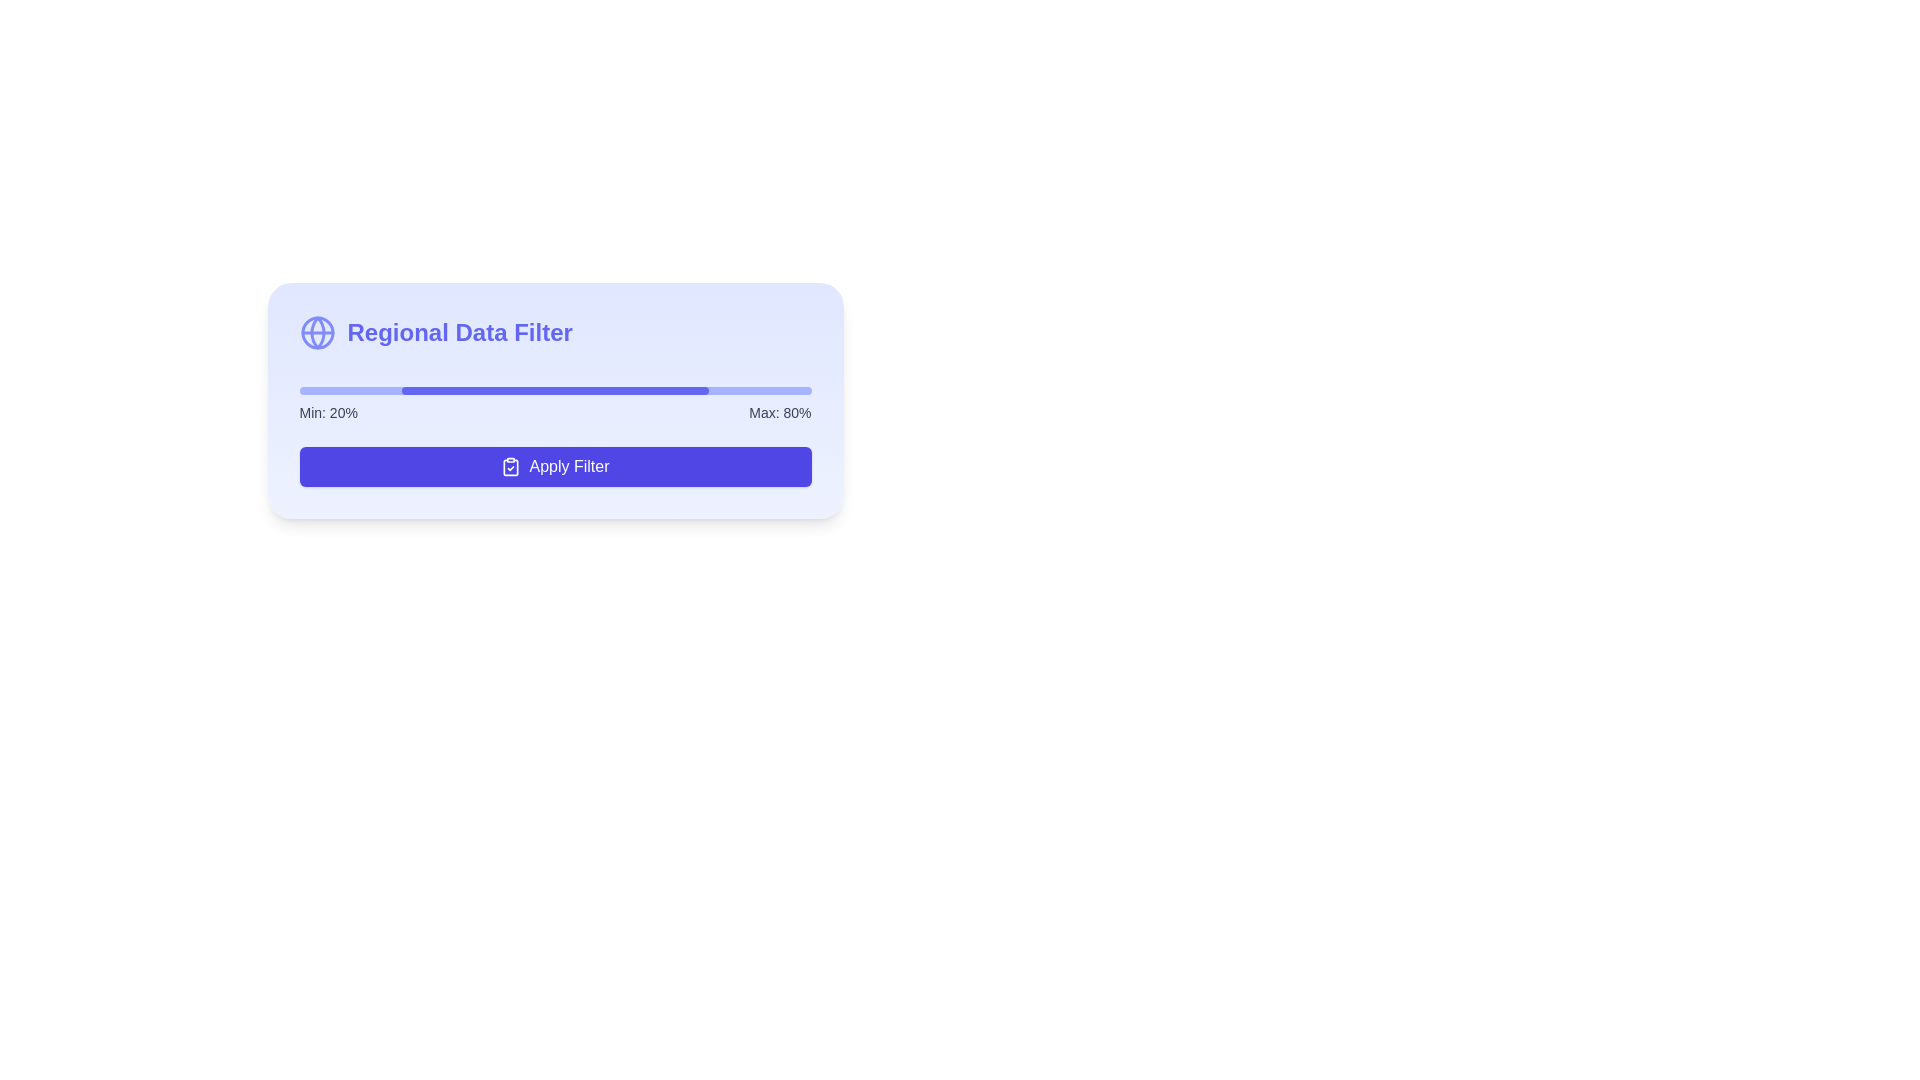 This screenshot has height=1080, width=1920. Describe the element at coordinates (673, 390) in the screenshot. I see `the filter value` at that location.